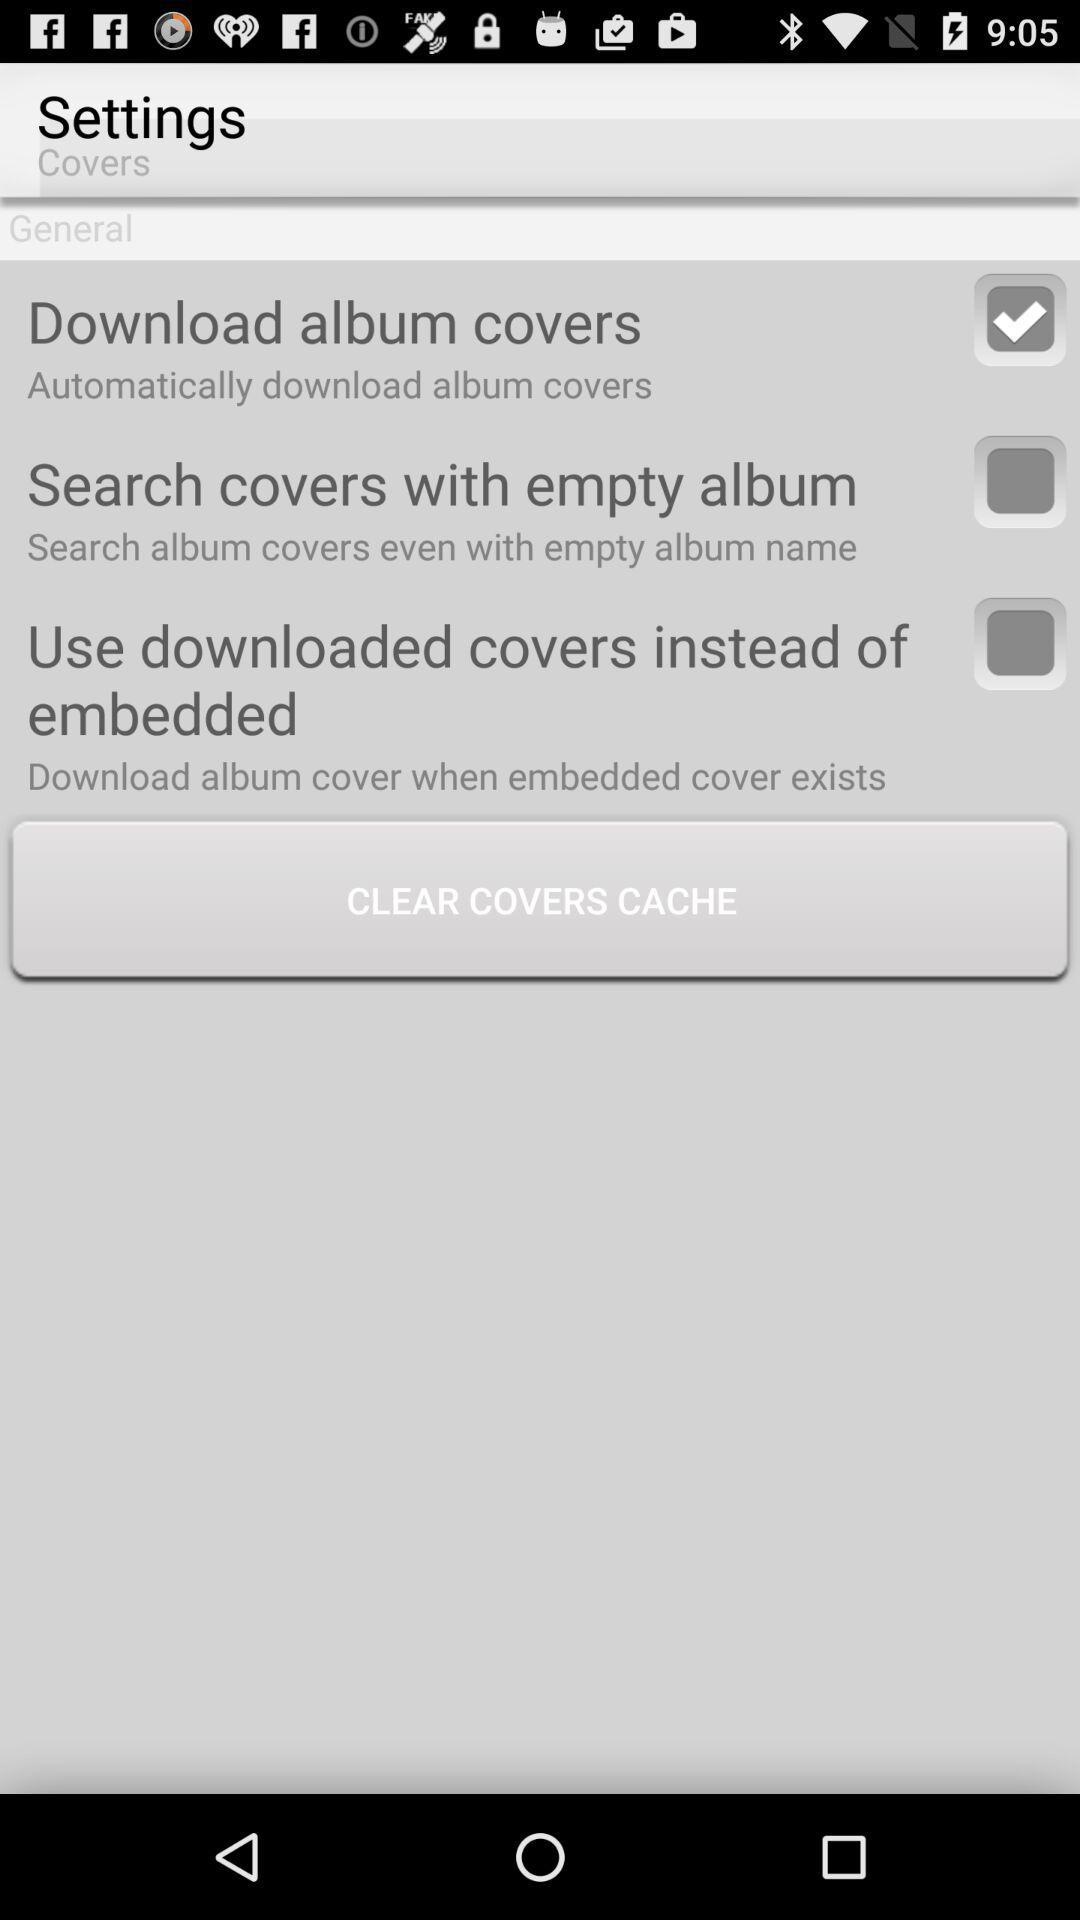  I want to click on option to search covers with empty album, so click(1020, 481).